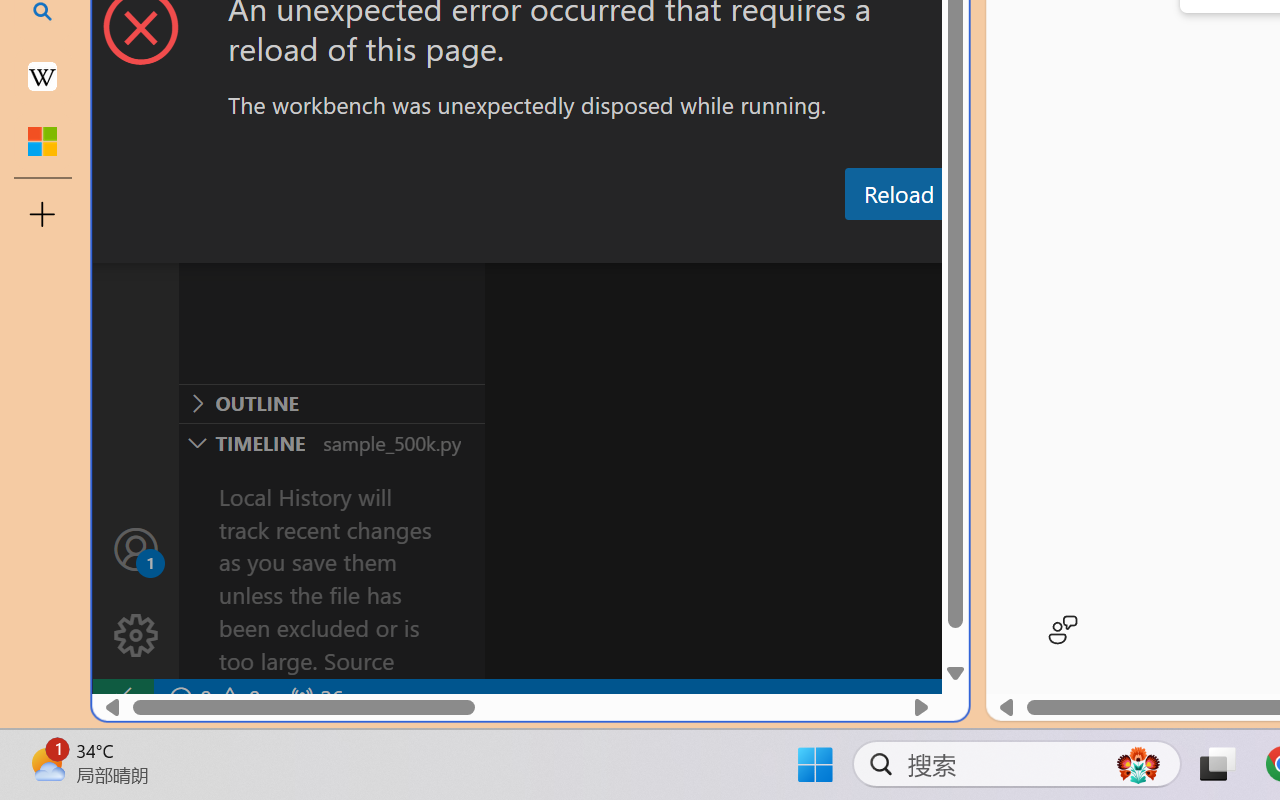 This screenshot has height=800, width=1280. I want to click on 'Outline Section', so click(331, 403).